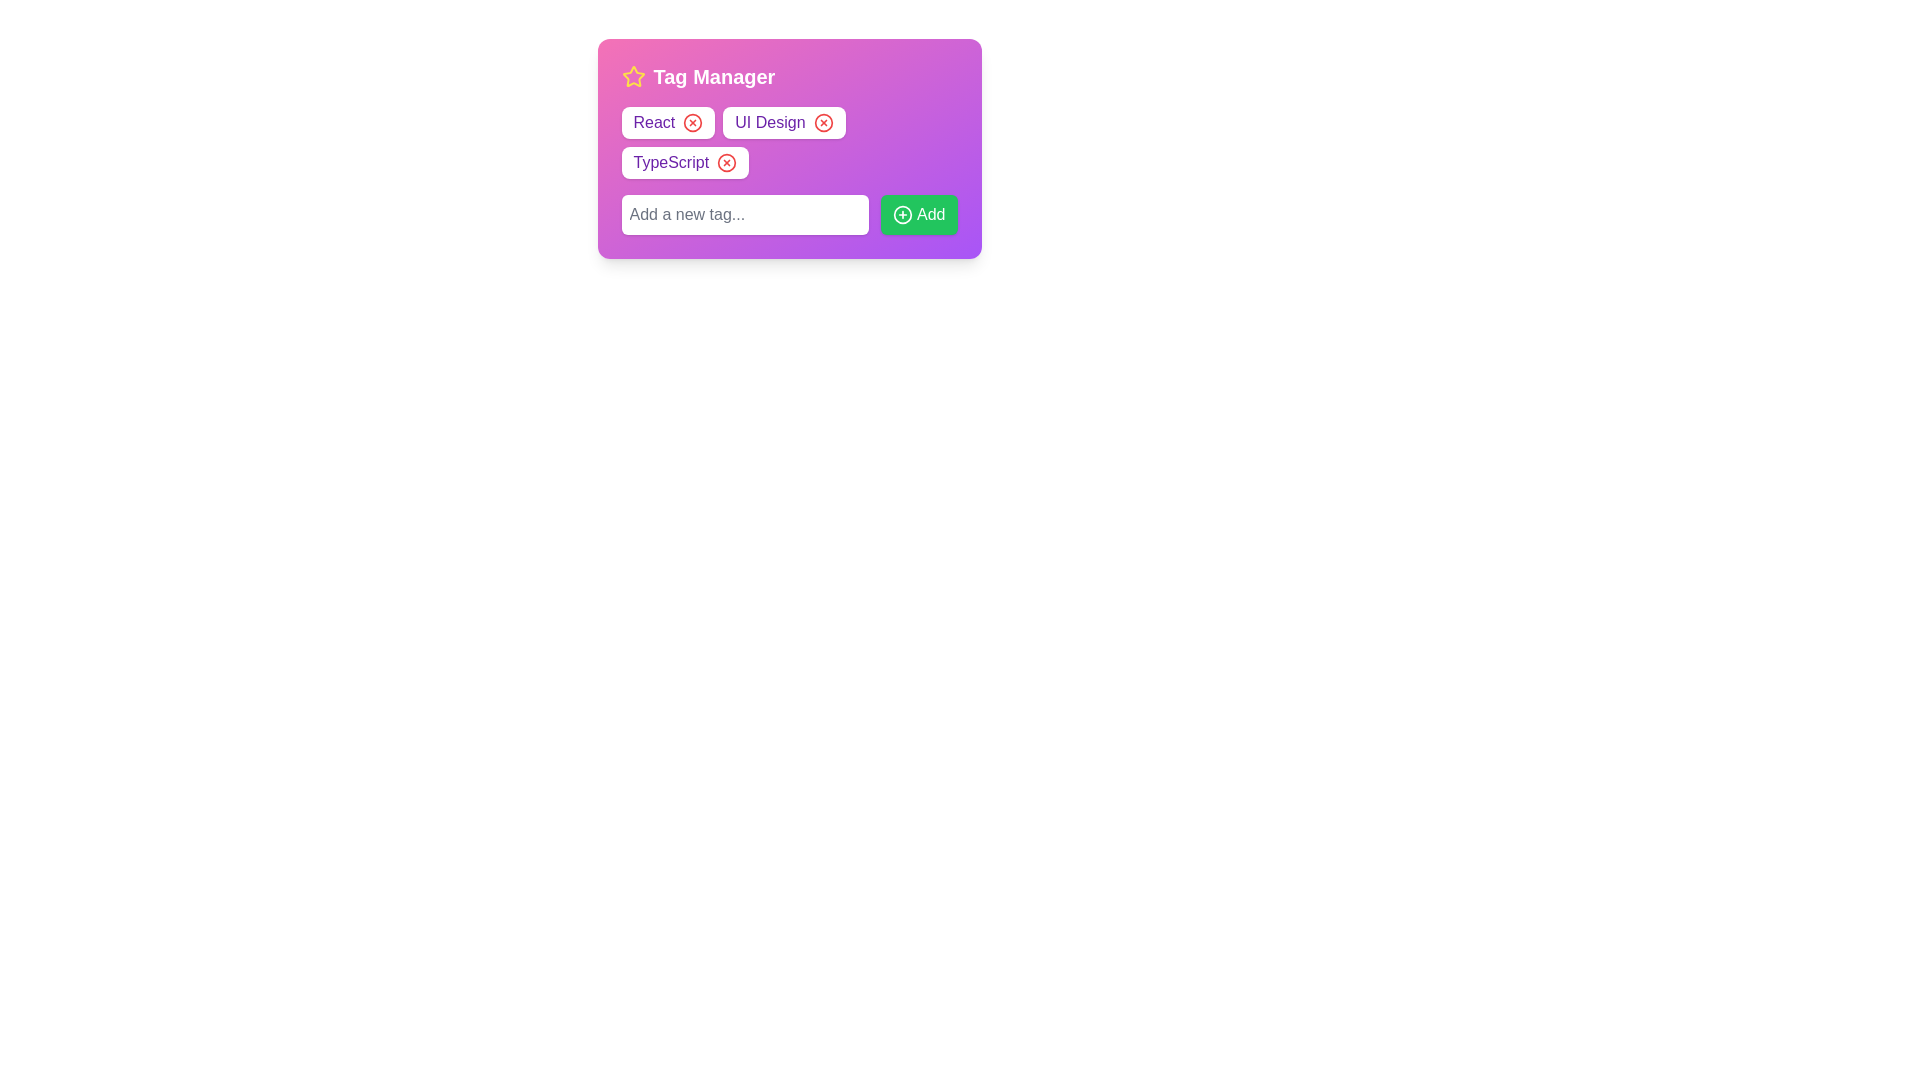  Describe the element at coordinates (668, 123) in the screenshot. I see `the small red circular button with a white cross on the right side of the 'React' tag` at that location.